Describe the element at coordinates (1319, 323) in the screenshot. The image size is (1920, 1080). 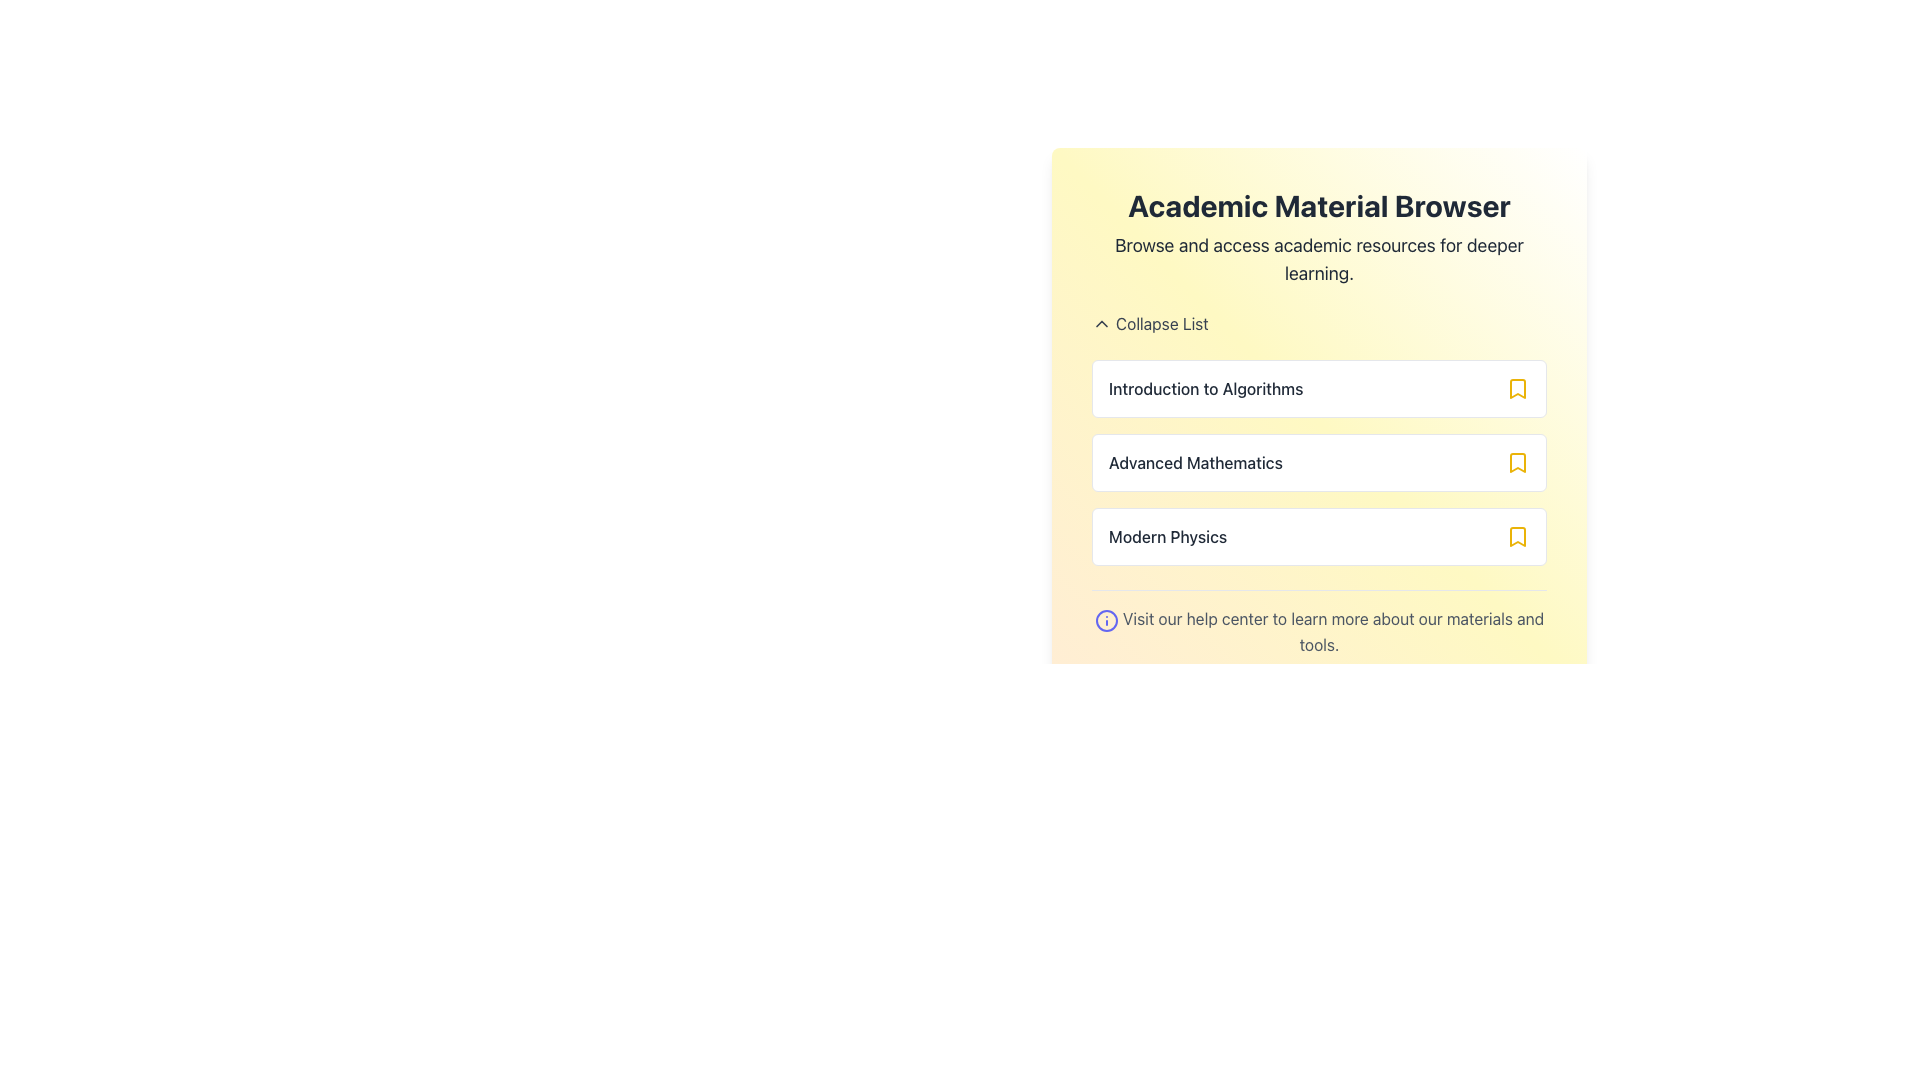
I see `the 'Collapse List' interactive toggle` at that location.